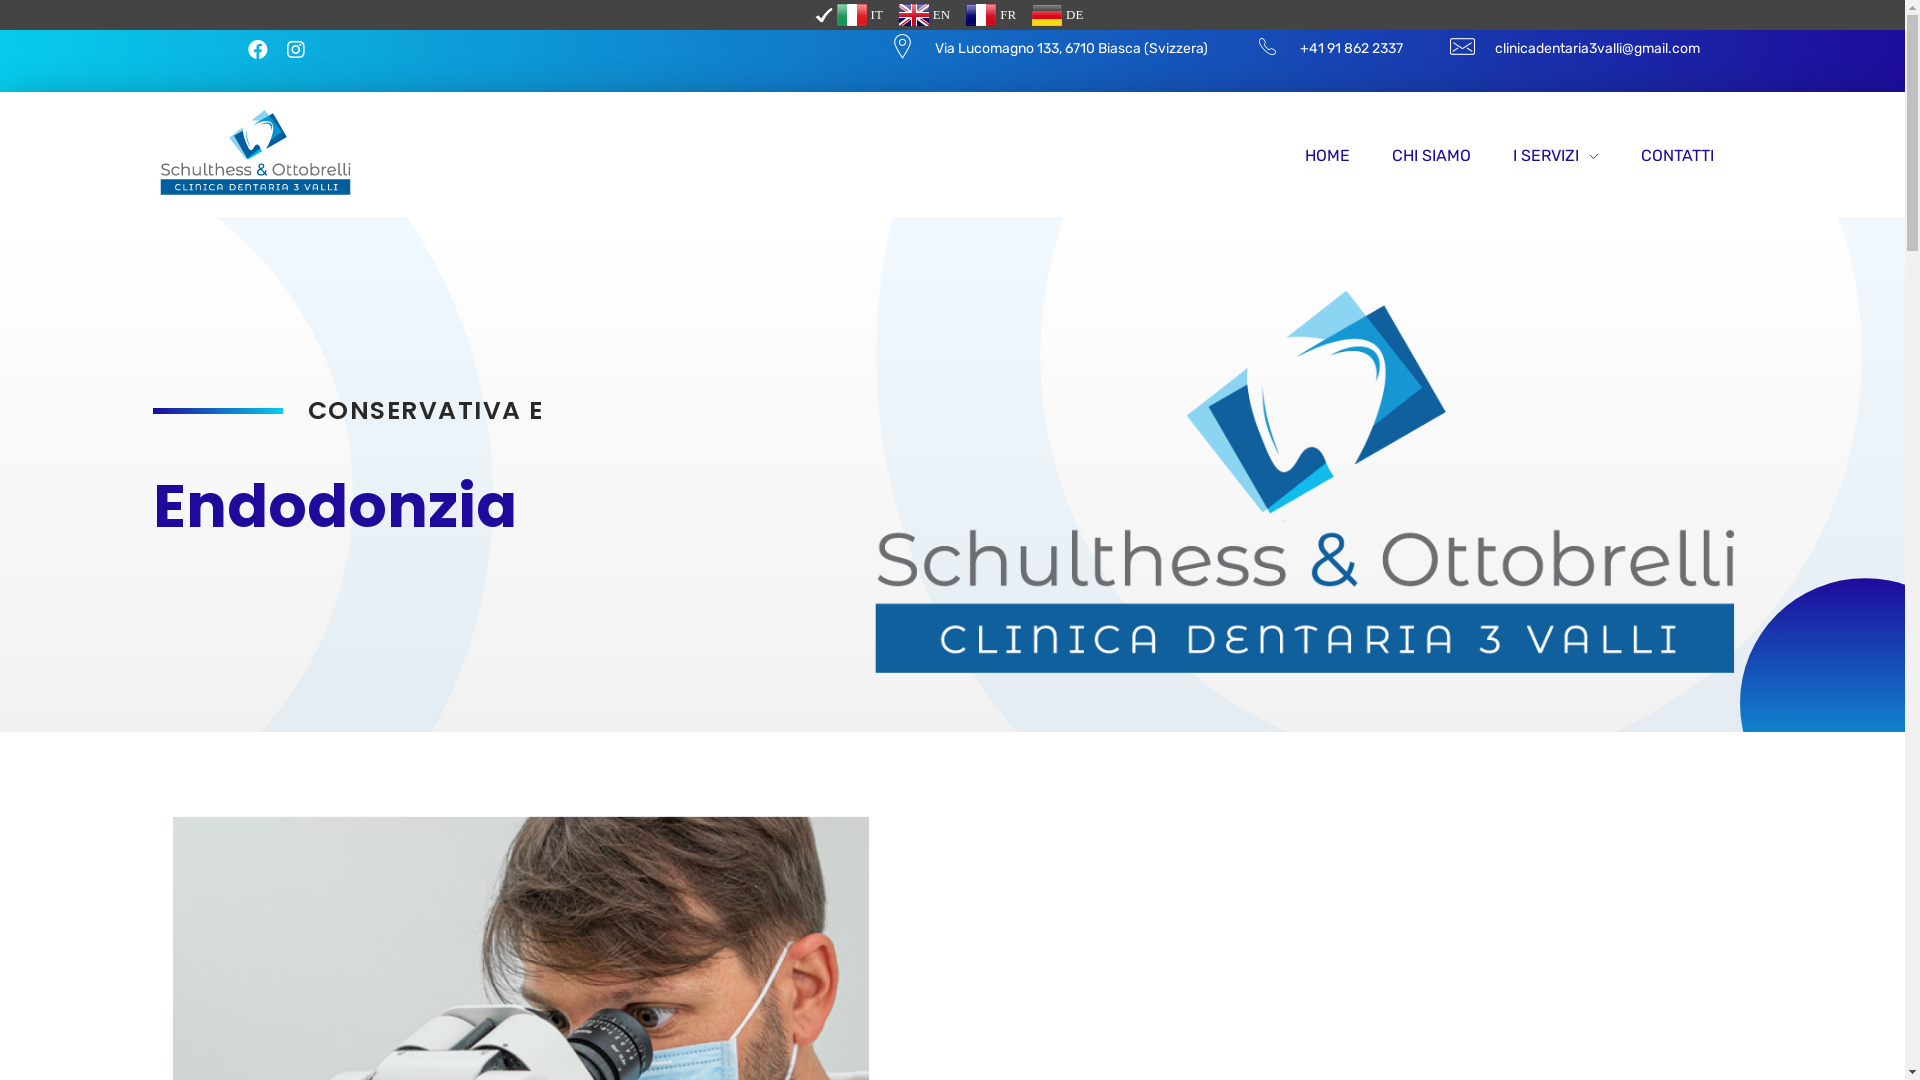  I want to click on 'EN', so click(923, 15).